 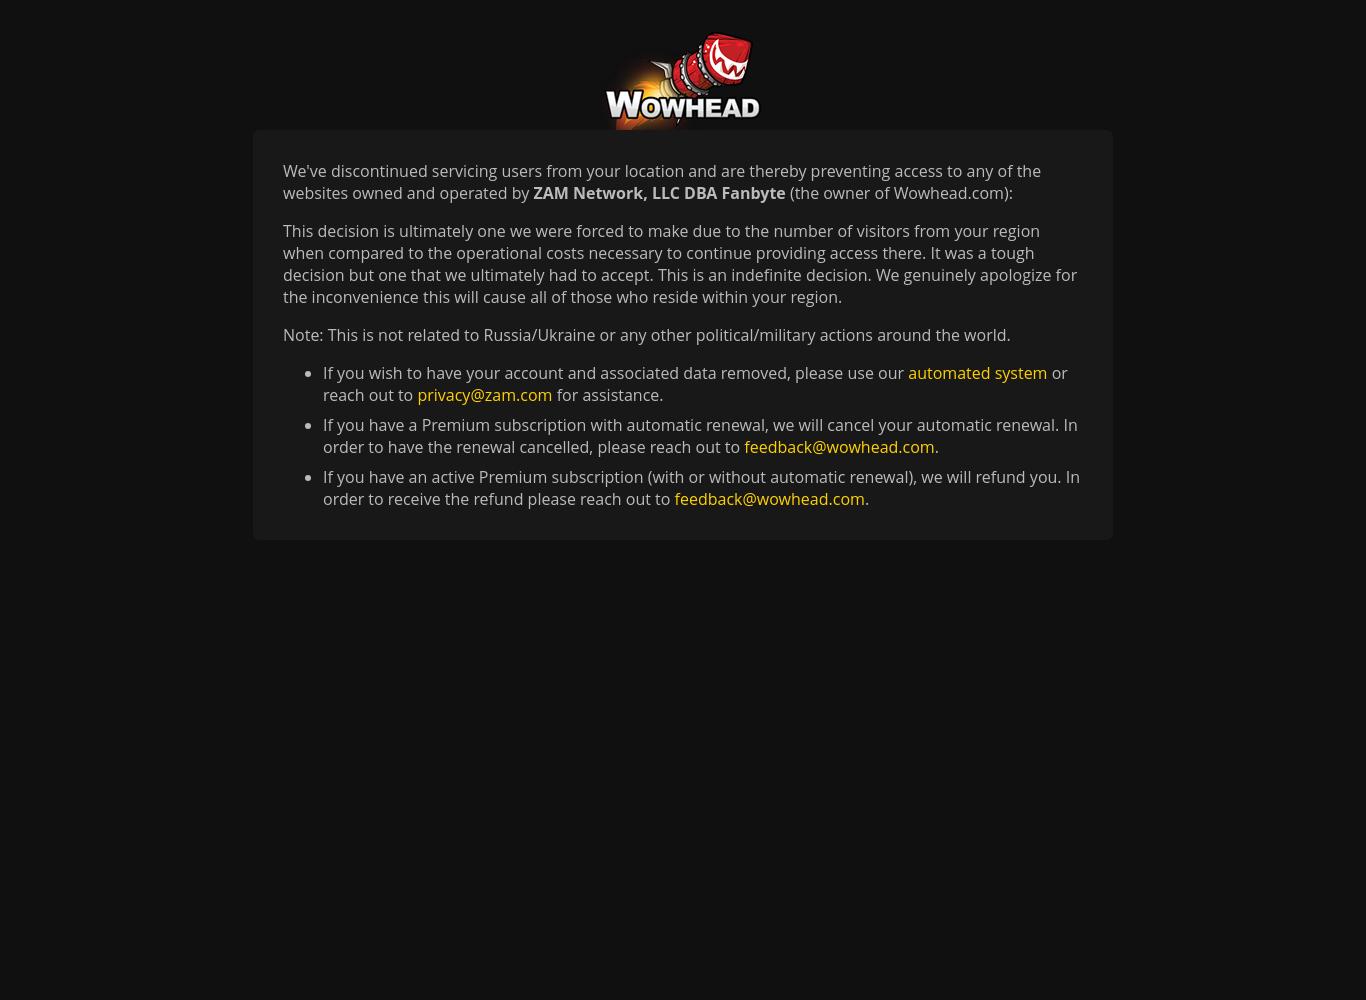 What do you see at coordinates (678, 264) in the screenshot?
I see `'This decision is ultimately one we were forced to make due to the number of visitors from your region when compared to the operational costs necessary to continue providing access there. It was a tough decision but one that we ultimately had to accept. This is an indefinite decision. We genuinely apologize for the inconvenience this will cause all of those who reside within your region.'` at bounding box center [678, 264].